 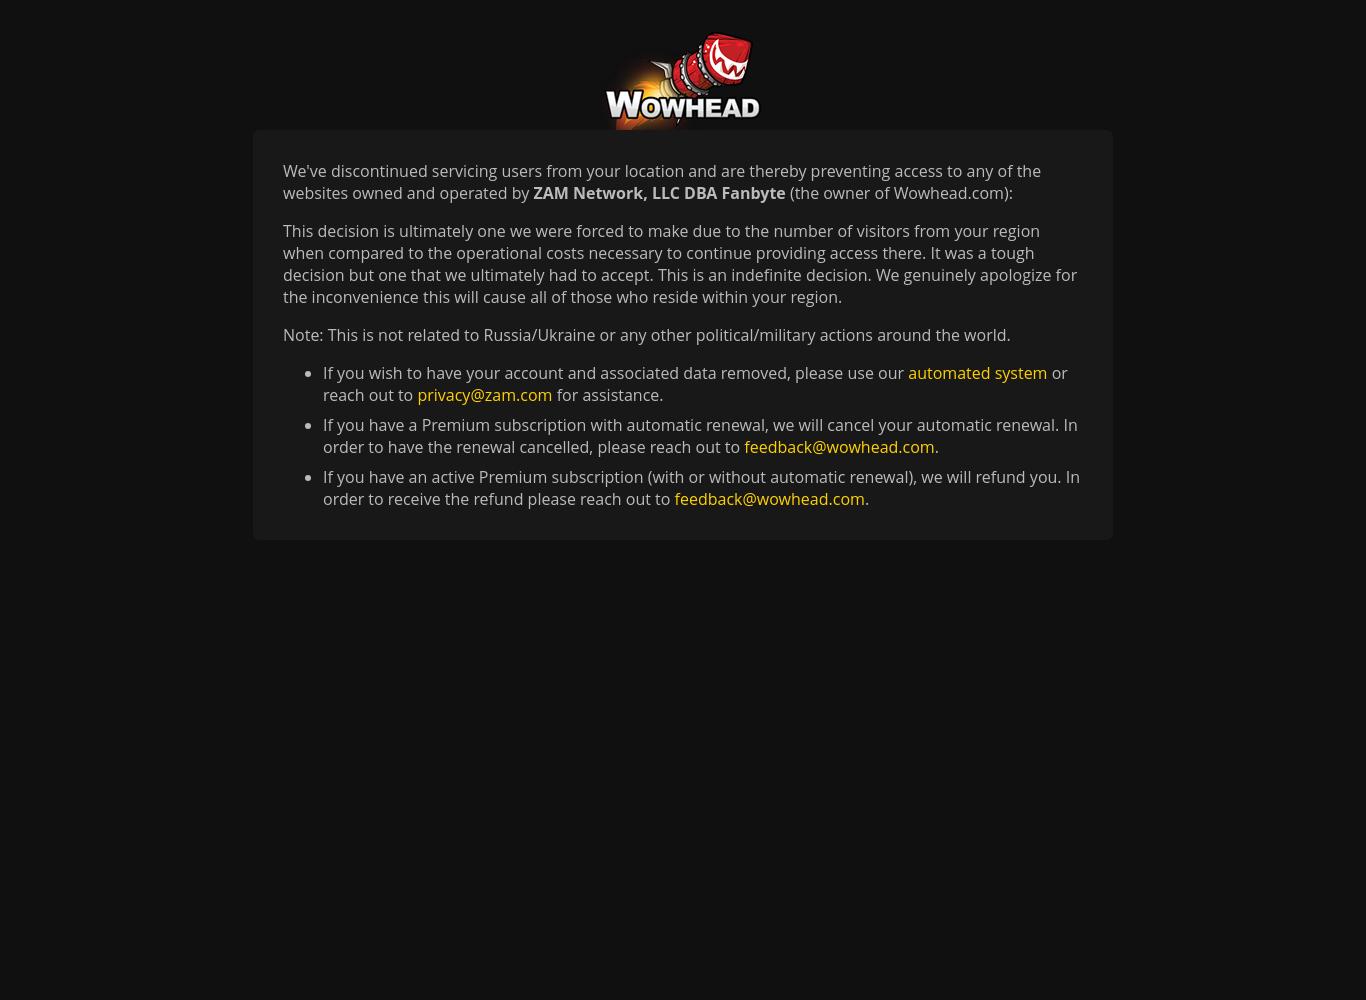 What do you see at coordinates (678, 264) in the screenshot?
I see `'This decision is ultimately one we were forced to make due to the number of visitors from your region when compared to the operational costs necessary to continue providing access there. It was a tough decision but one that we ultimately had to accept. This is an indefinite decision. We genuinely apologize for the inconvenience this will cause all of those who reside within your region.'` at bounding box center [678, 264].